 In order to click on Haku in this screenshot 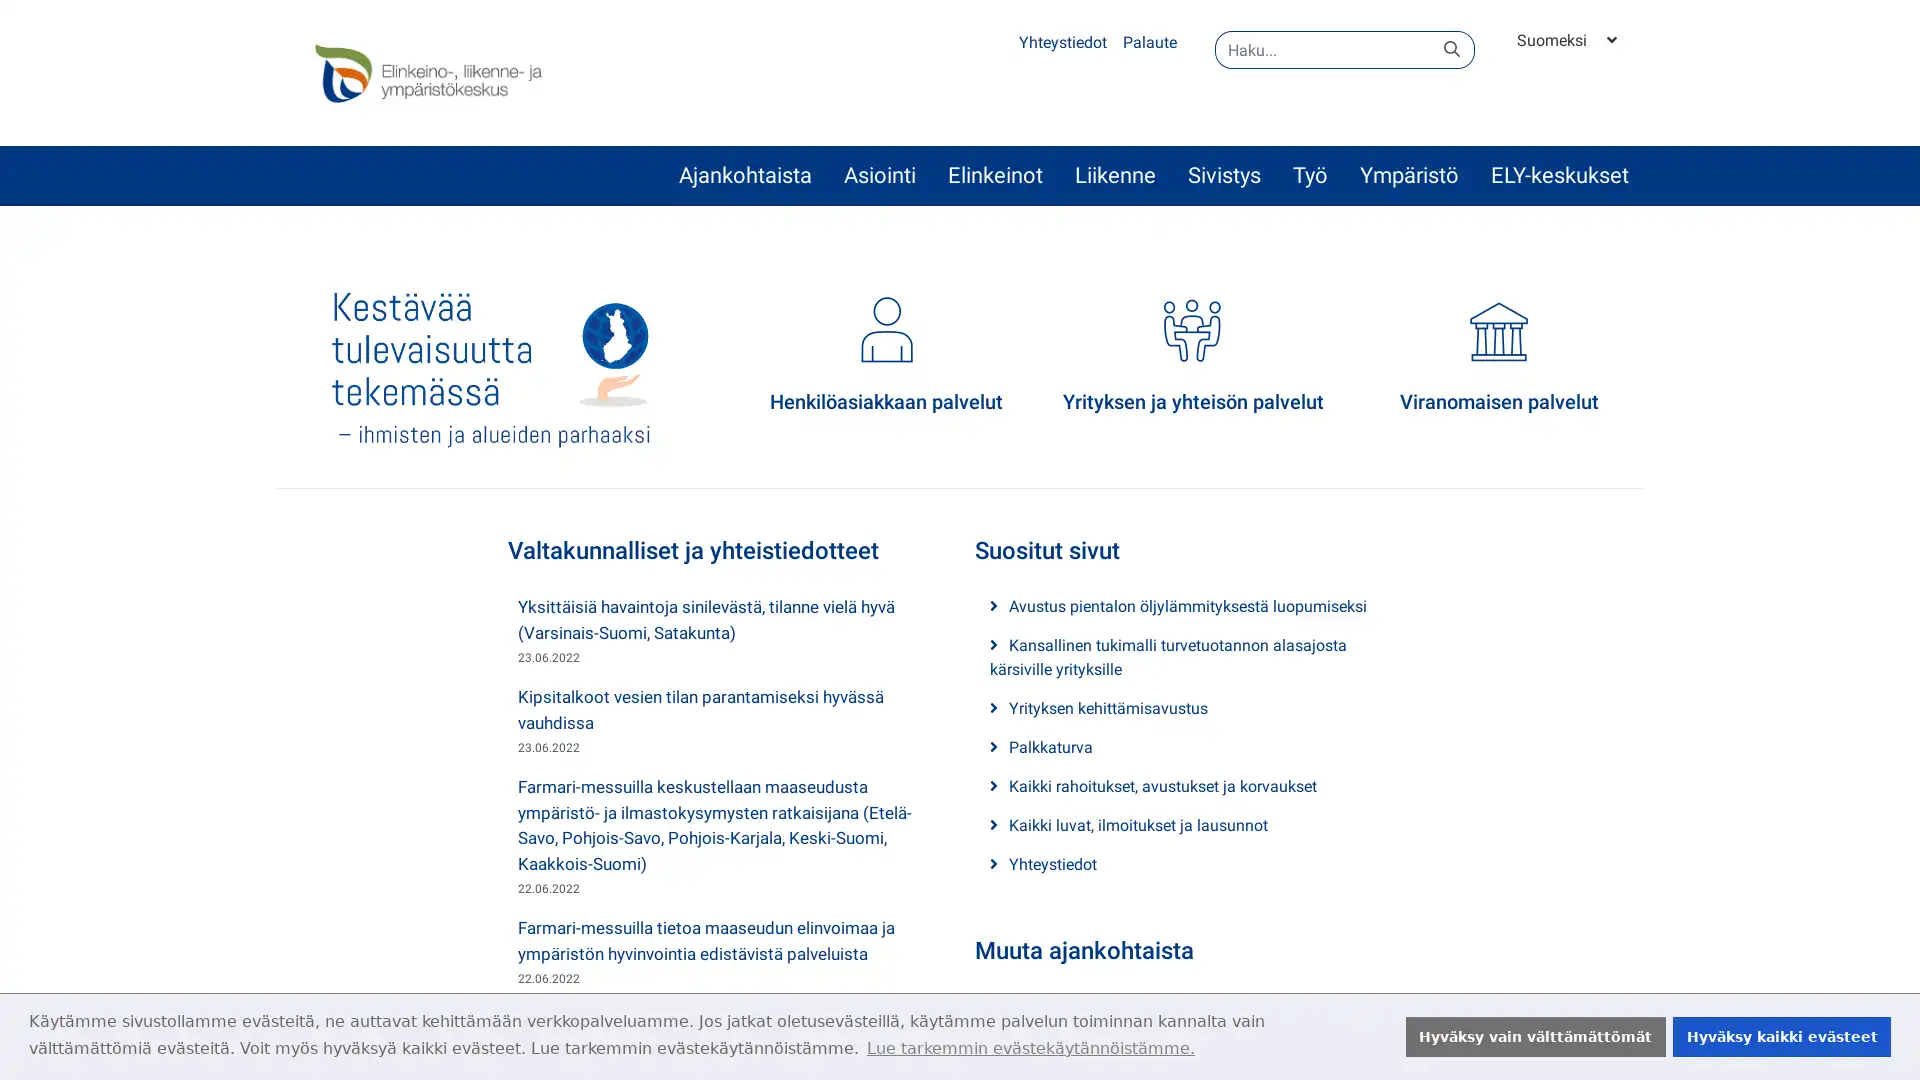, I will do `click(1452, 48)`.